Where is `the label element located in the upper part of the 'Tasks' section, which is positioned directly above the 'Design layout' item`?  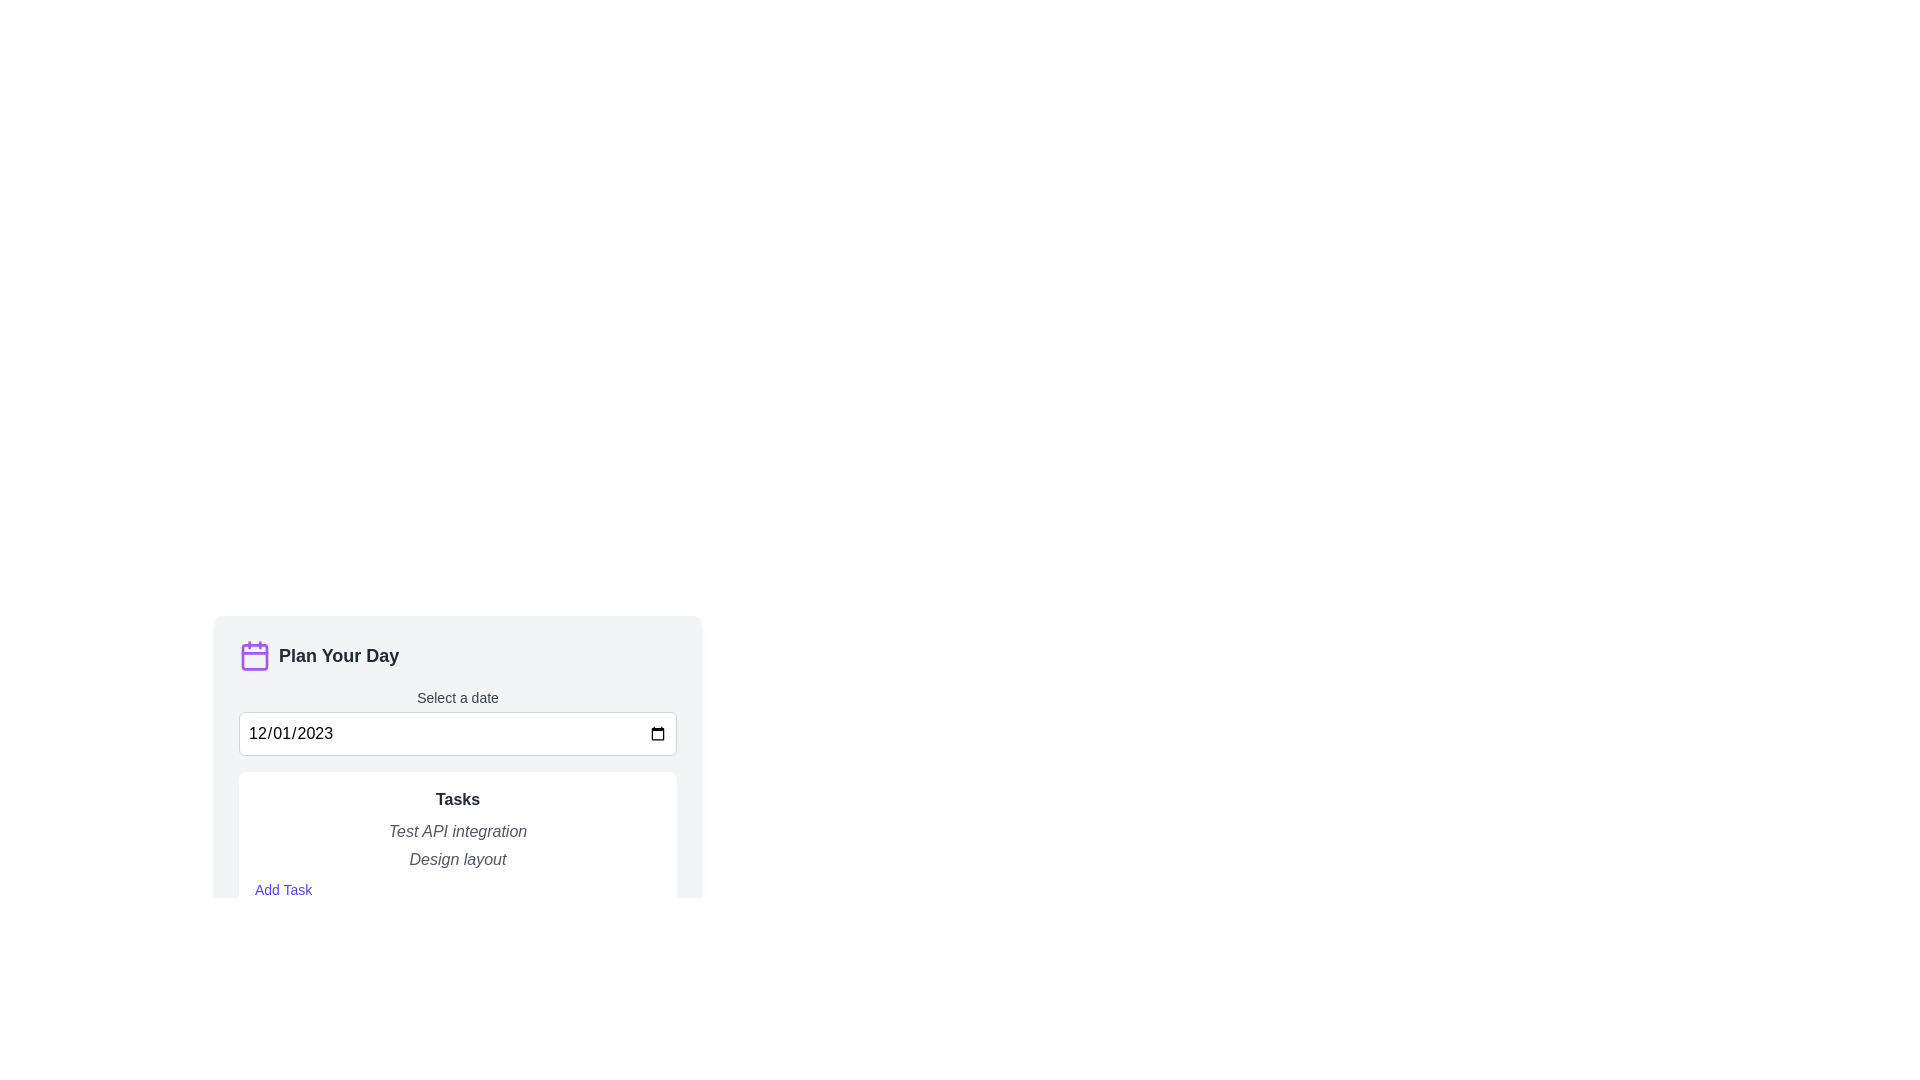 the label element located in the upper part of the 'Tasks' section, which is positioned directly above the 'Design layout' item is located at coordinates (456, 832).